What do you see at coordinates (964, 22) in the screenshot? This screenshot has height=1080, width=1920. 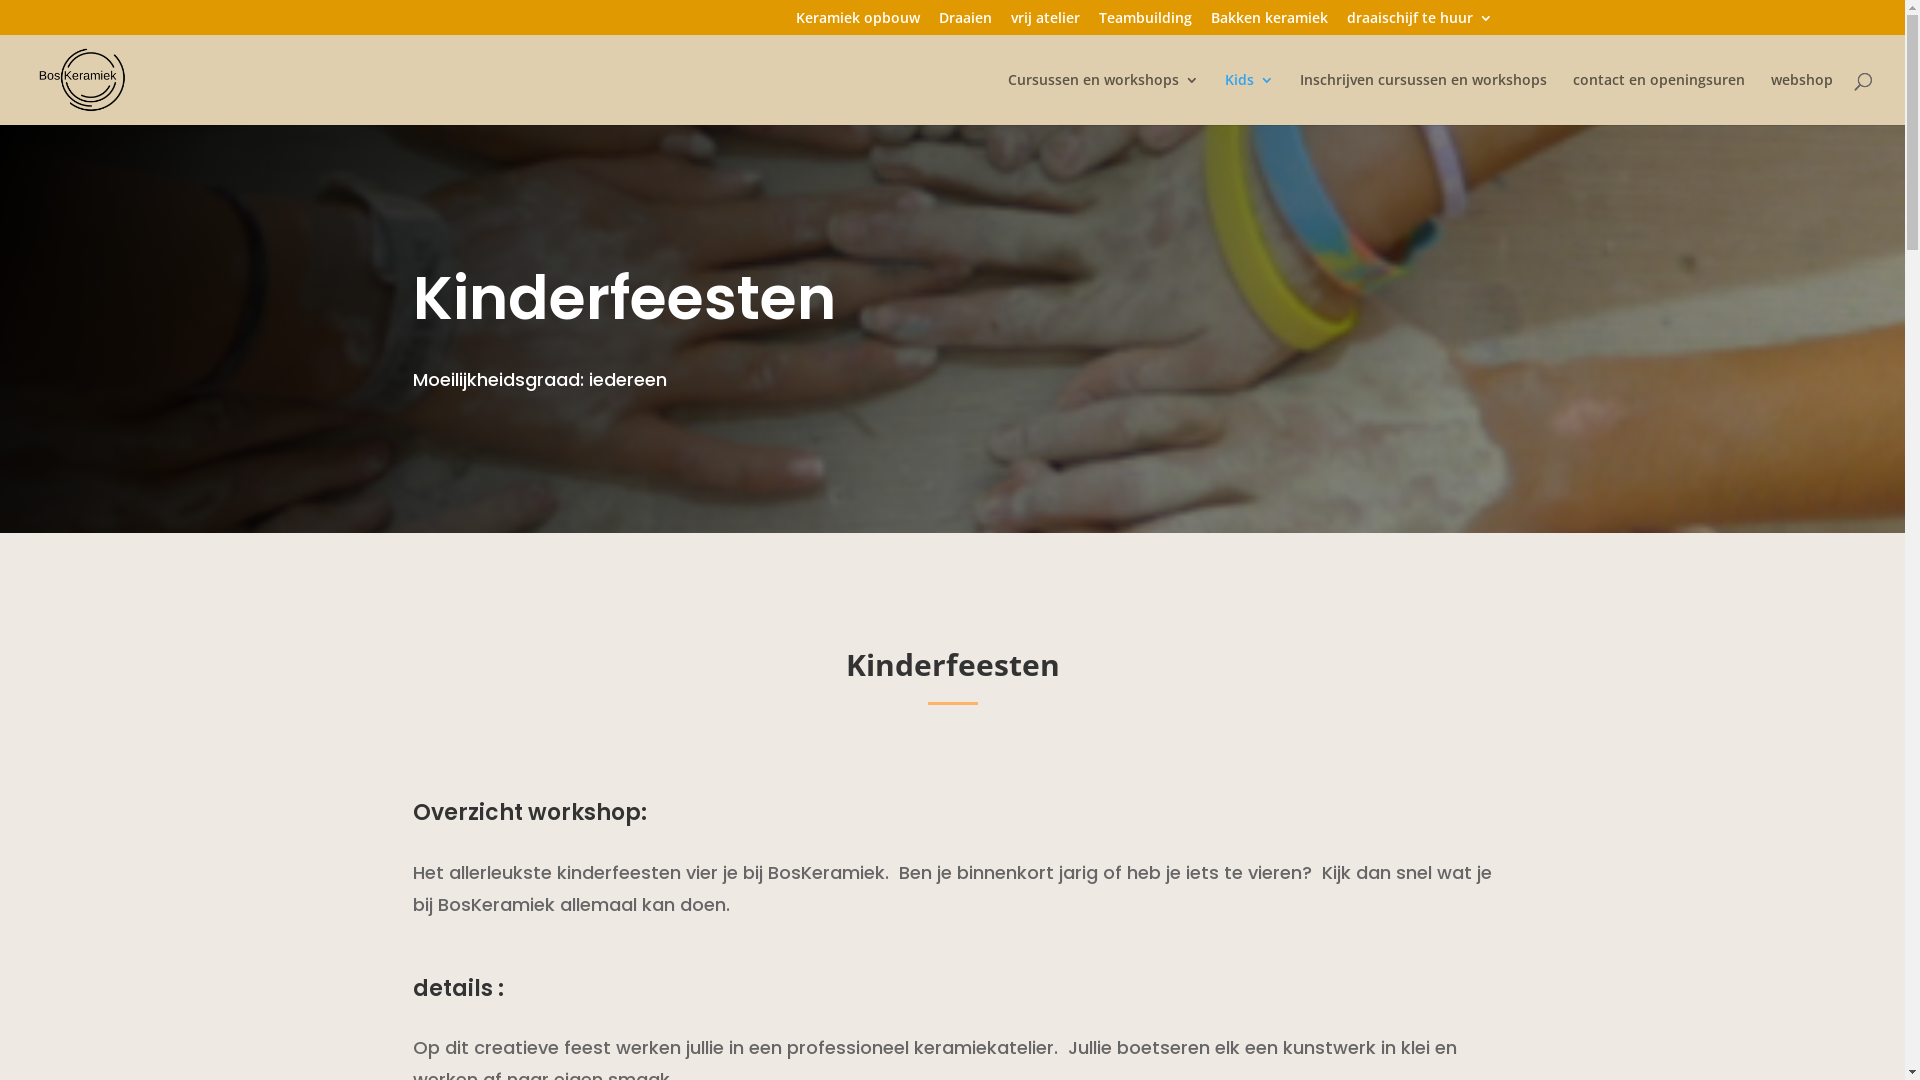 I see `'Draaien'` at bounding box center [964, 22].